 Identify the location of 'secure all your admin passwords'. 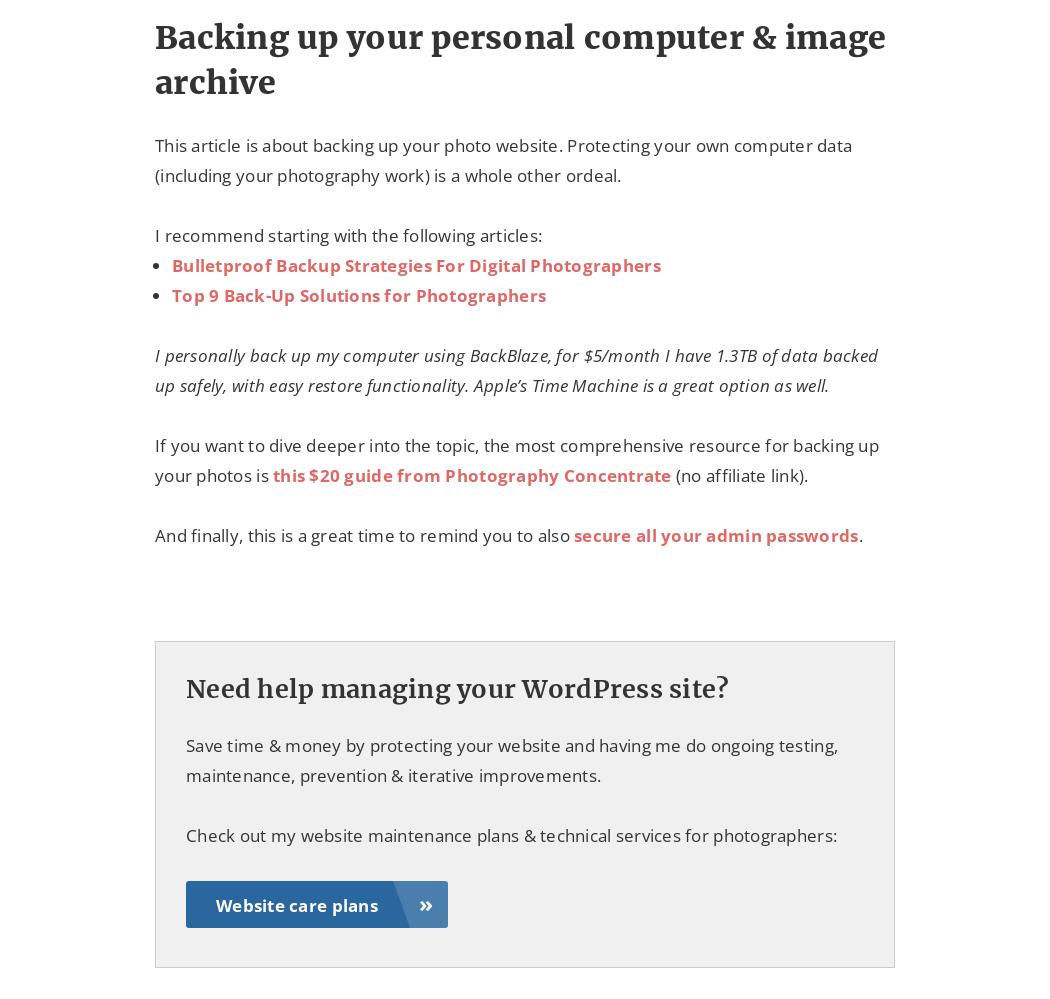
(714, 534).